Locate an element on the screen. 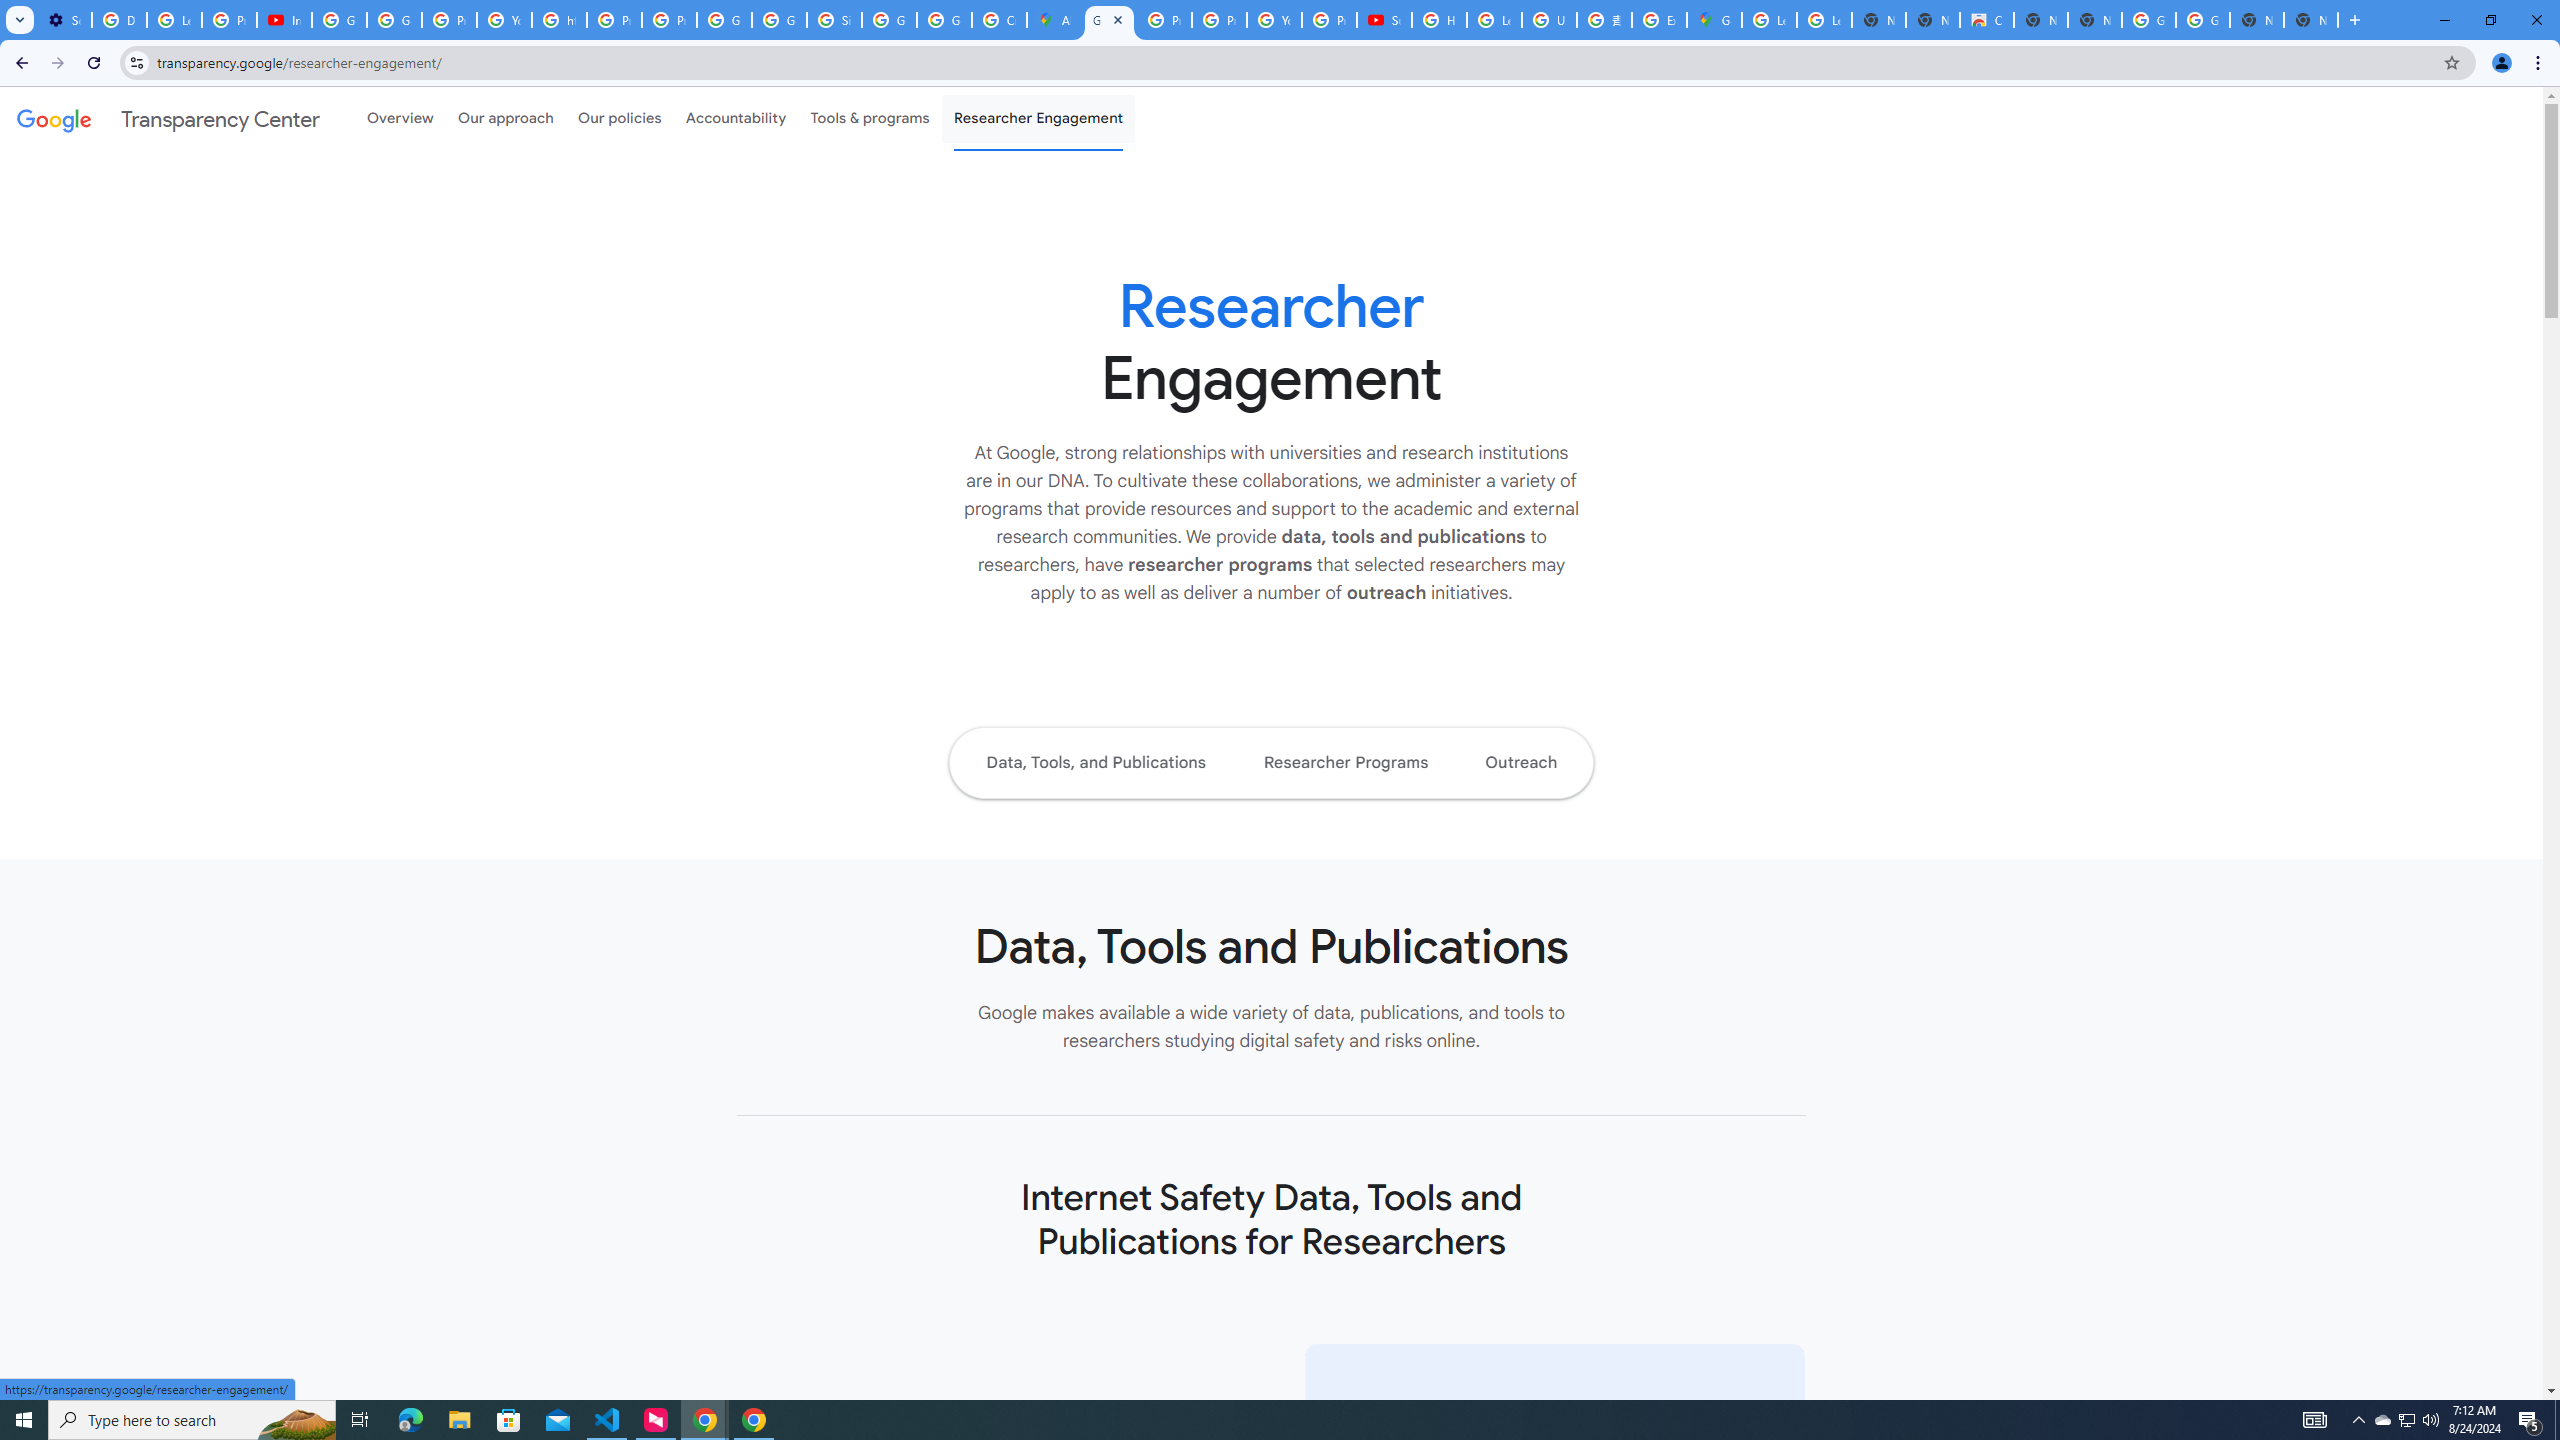 The width and height of the screenshot is (2560, 1440). 'Google Images' is located at coordinates (2148, 19).